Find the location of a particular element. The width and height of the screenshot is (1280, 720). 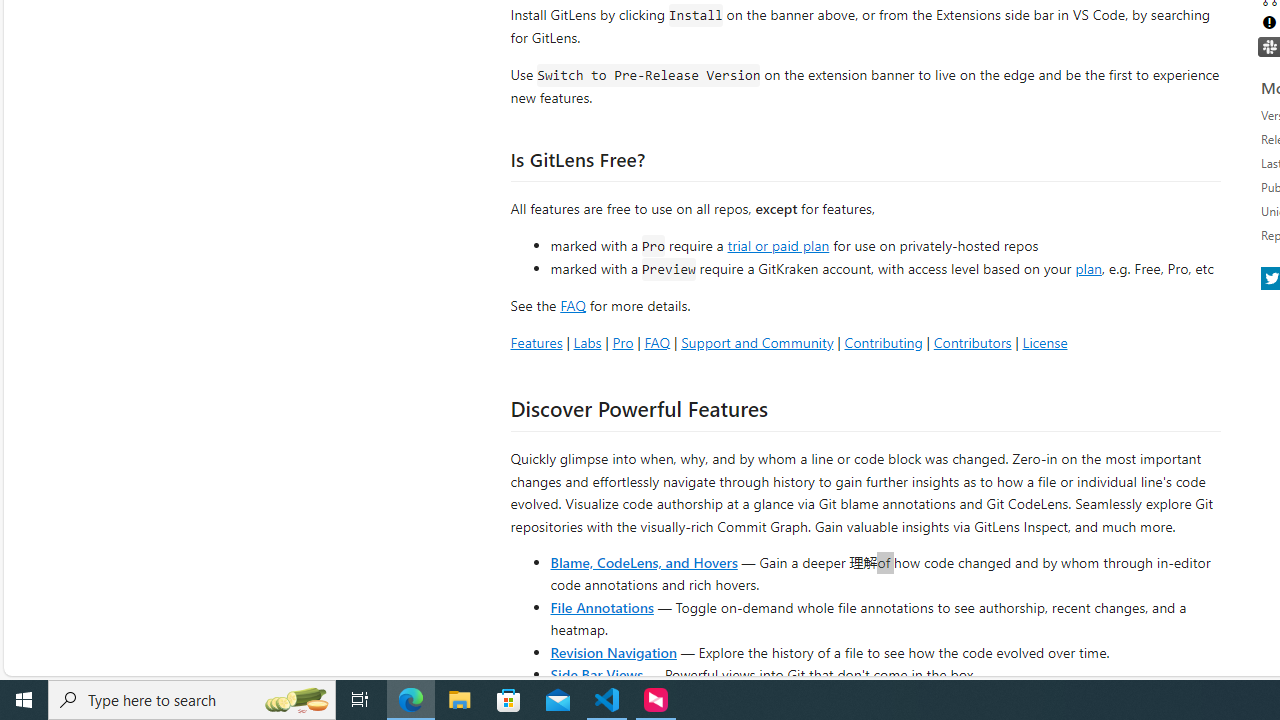

'Side Bar Views' is located at coordinates (595, 673).